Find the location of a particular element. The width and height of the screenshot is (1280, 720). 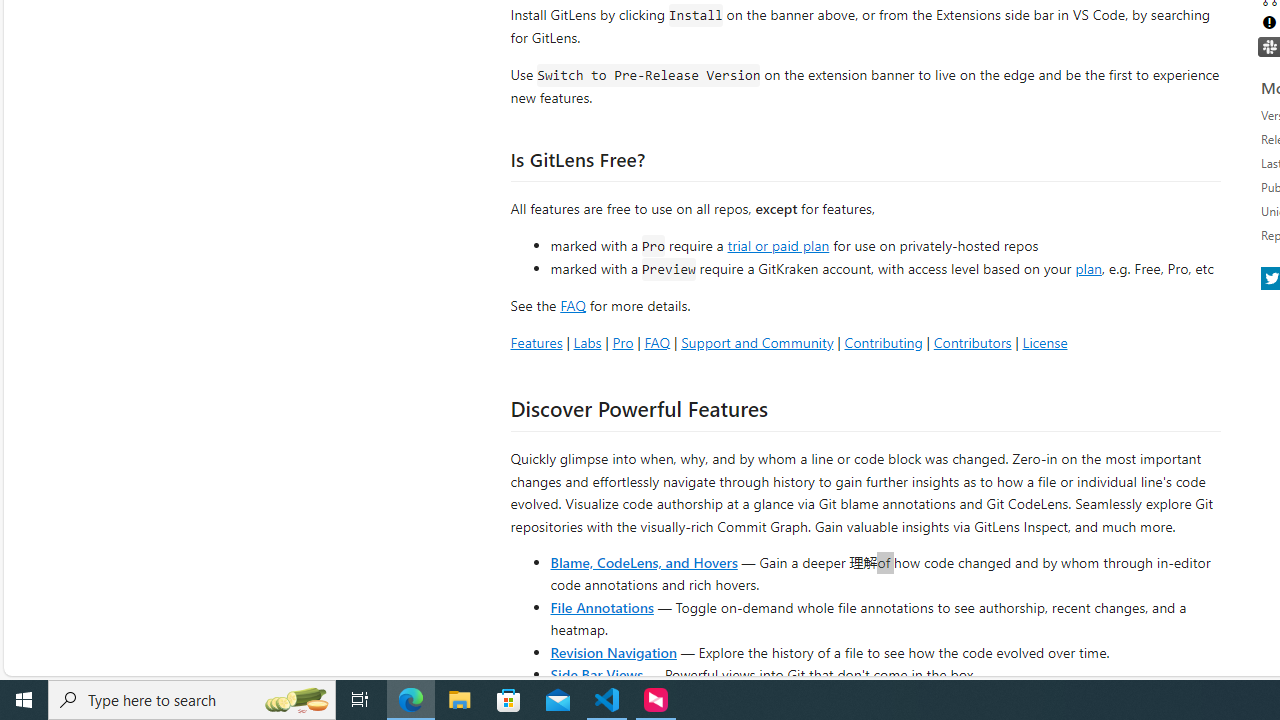

'Side Bar Views' is located at coordinates (595, 673).